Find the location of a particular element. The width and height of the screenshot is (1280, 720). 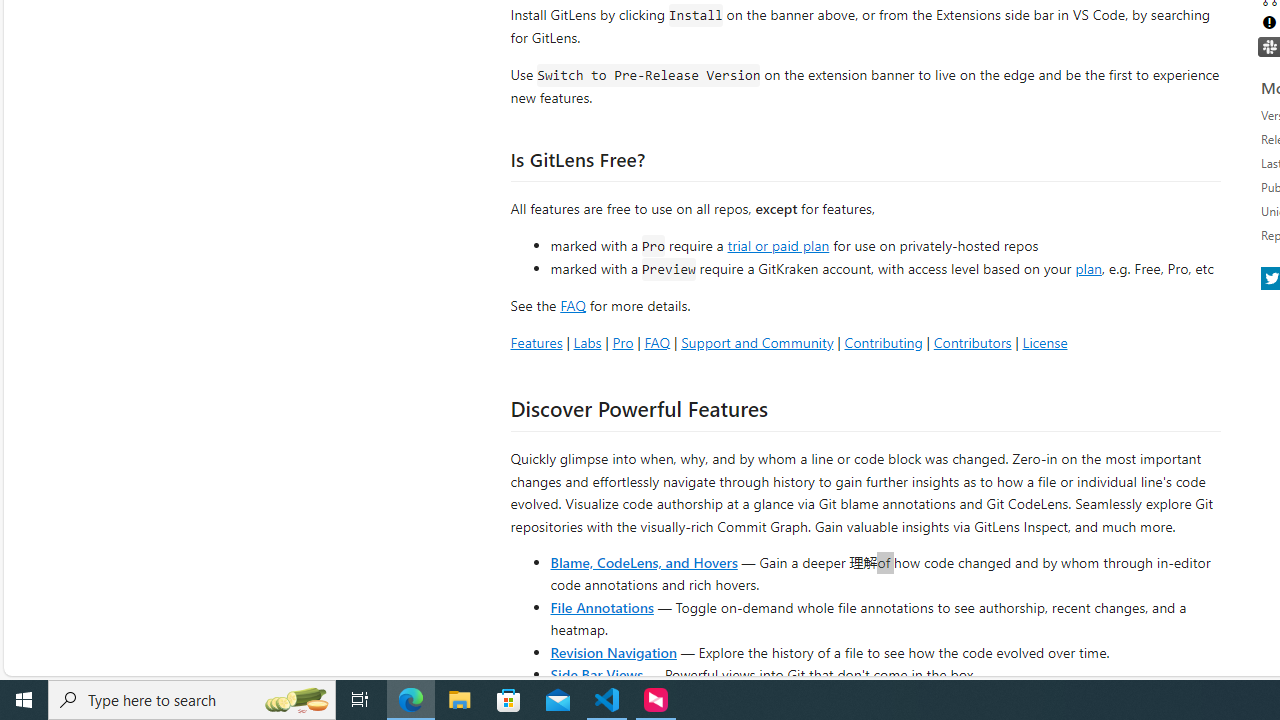

'Side Bar Views' is located at coordinates (595, 673).